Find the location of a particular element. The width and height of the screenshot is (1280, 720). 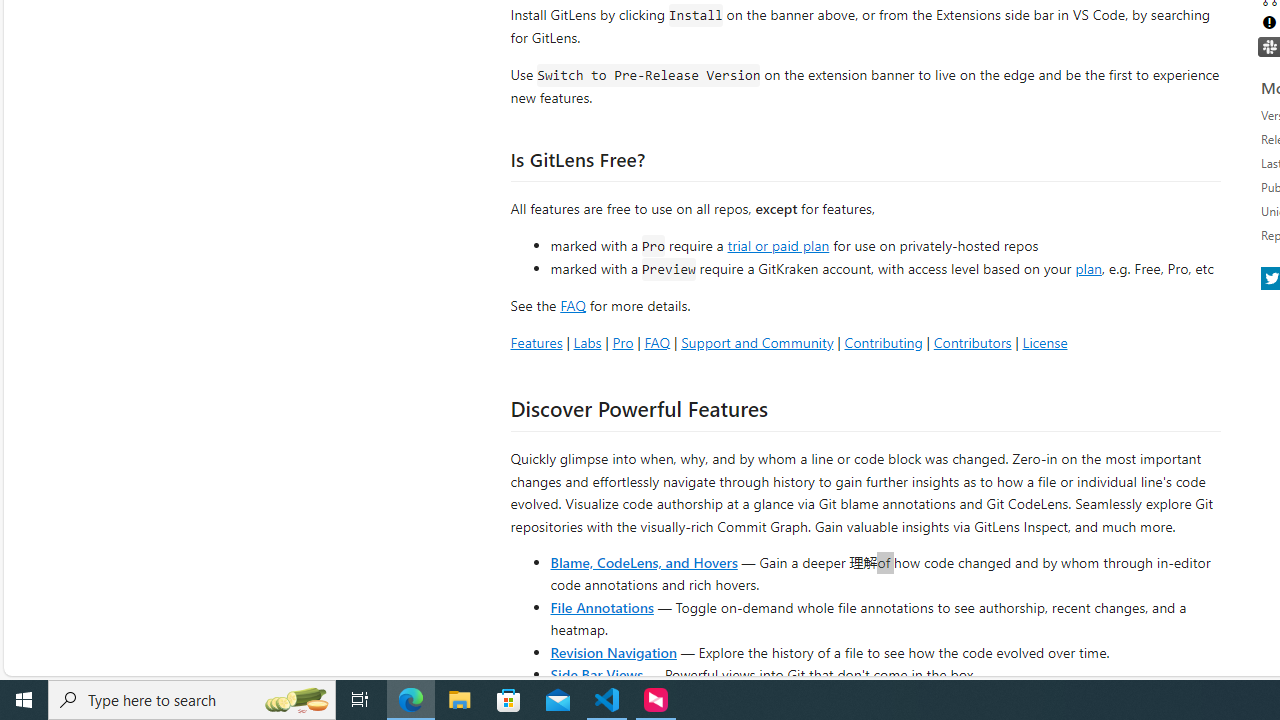

'Side Bar Views' is located at coordinates (595, 673).